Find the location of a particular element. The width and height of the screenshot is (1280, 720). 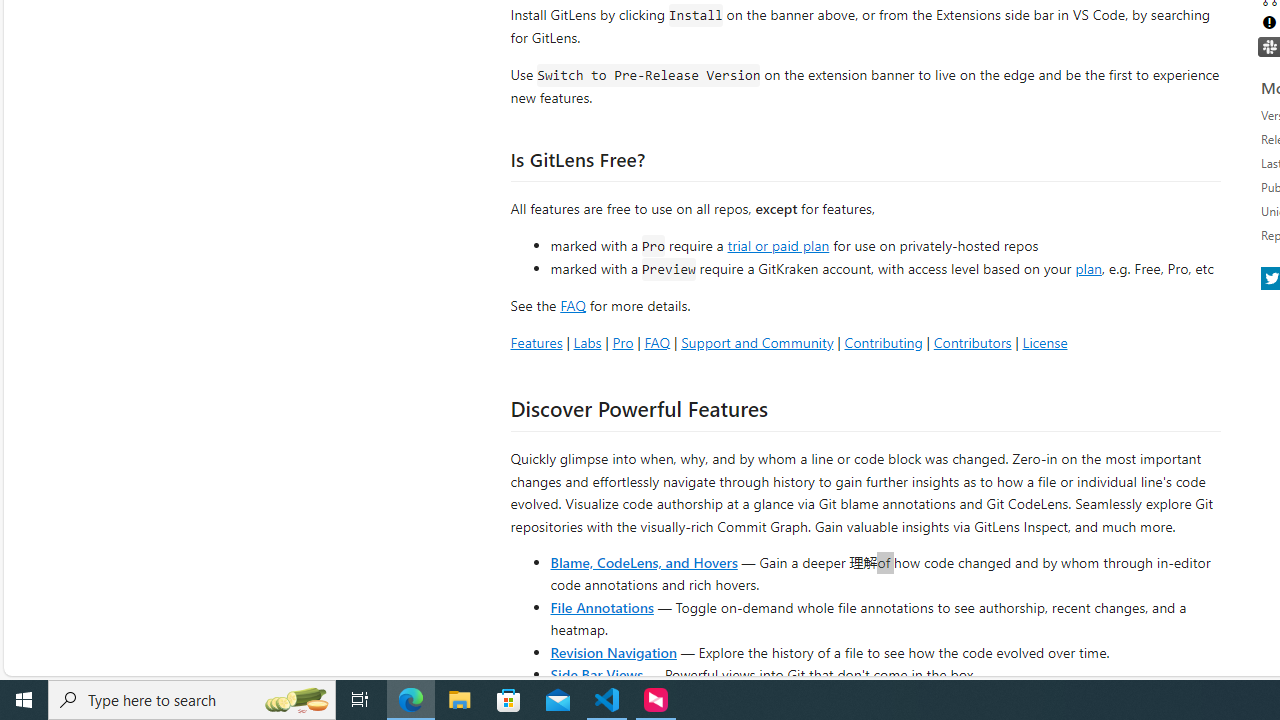

'Side Bar Views' is located at coordinates (595, 673).